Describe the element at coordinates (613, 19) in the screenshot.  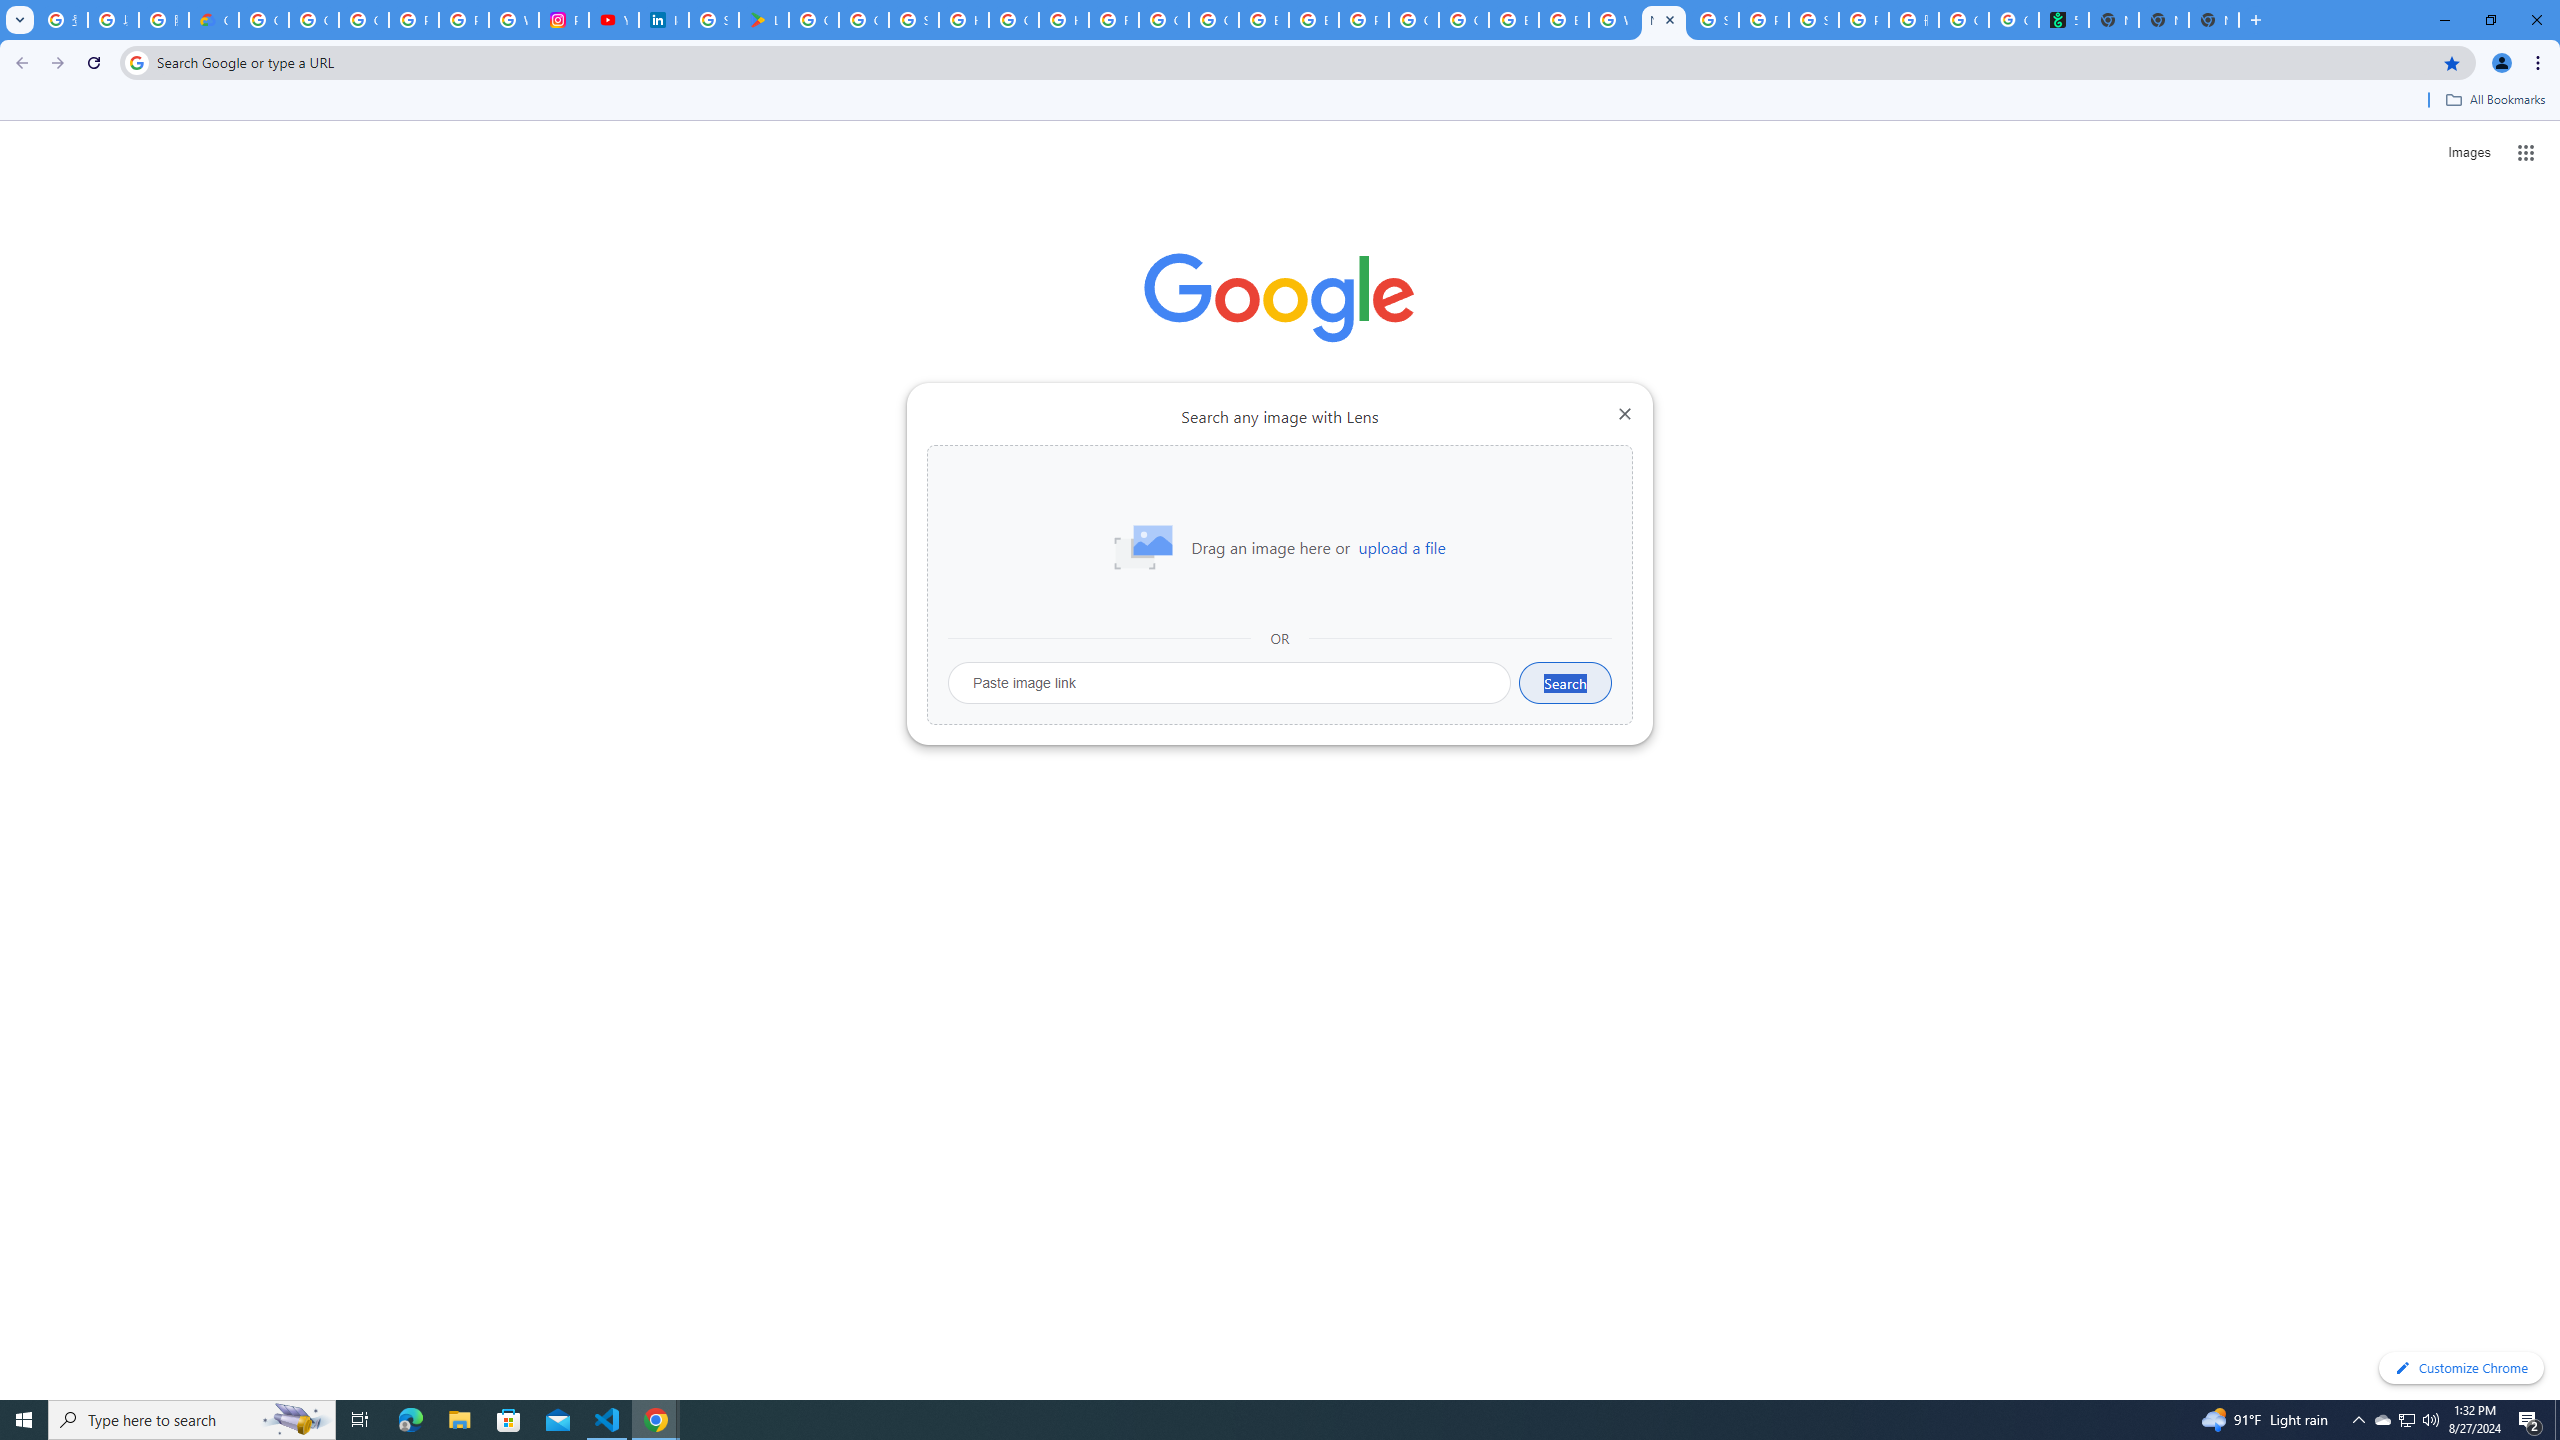
I see `'YouTube Culture & Trends - On The Rise: Handcam Videos'` at that location.